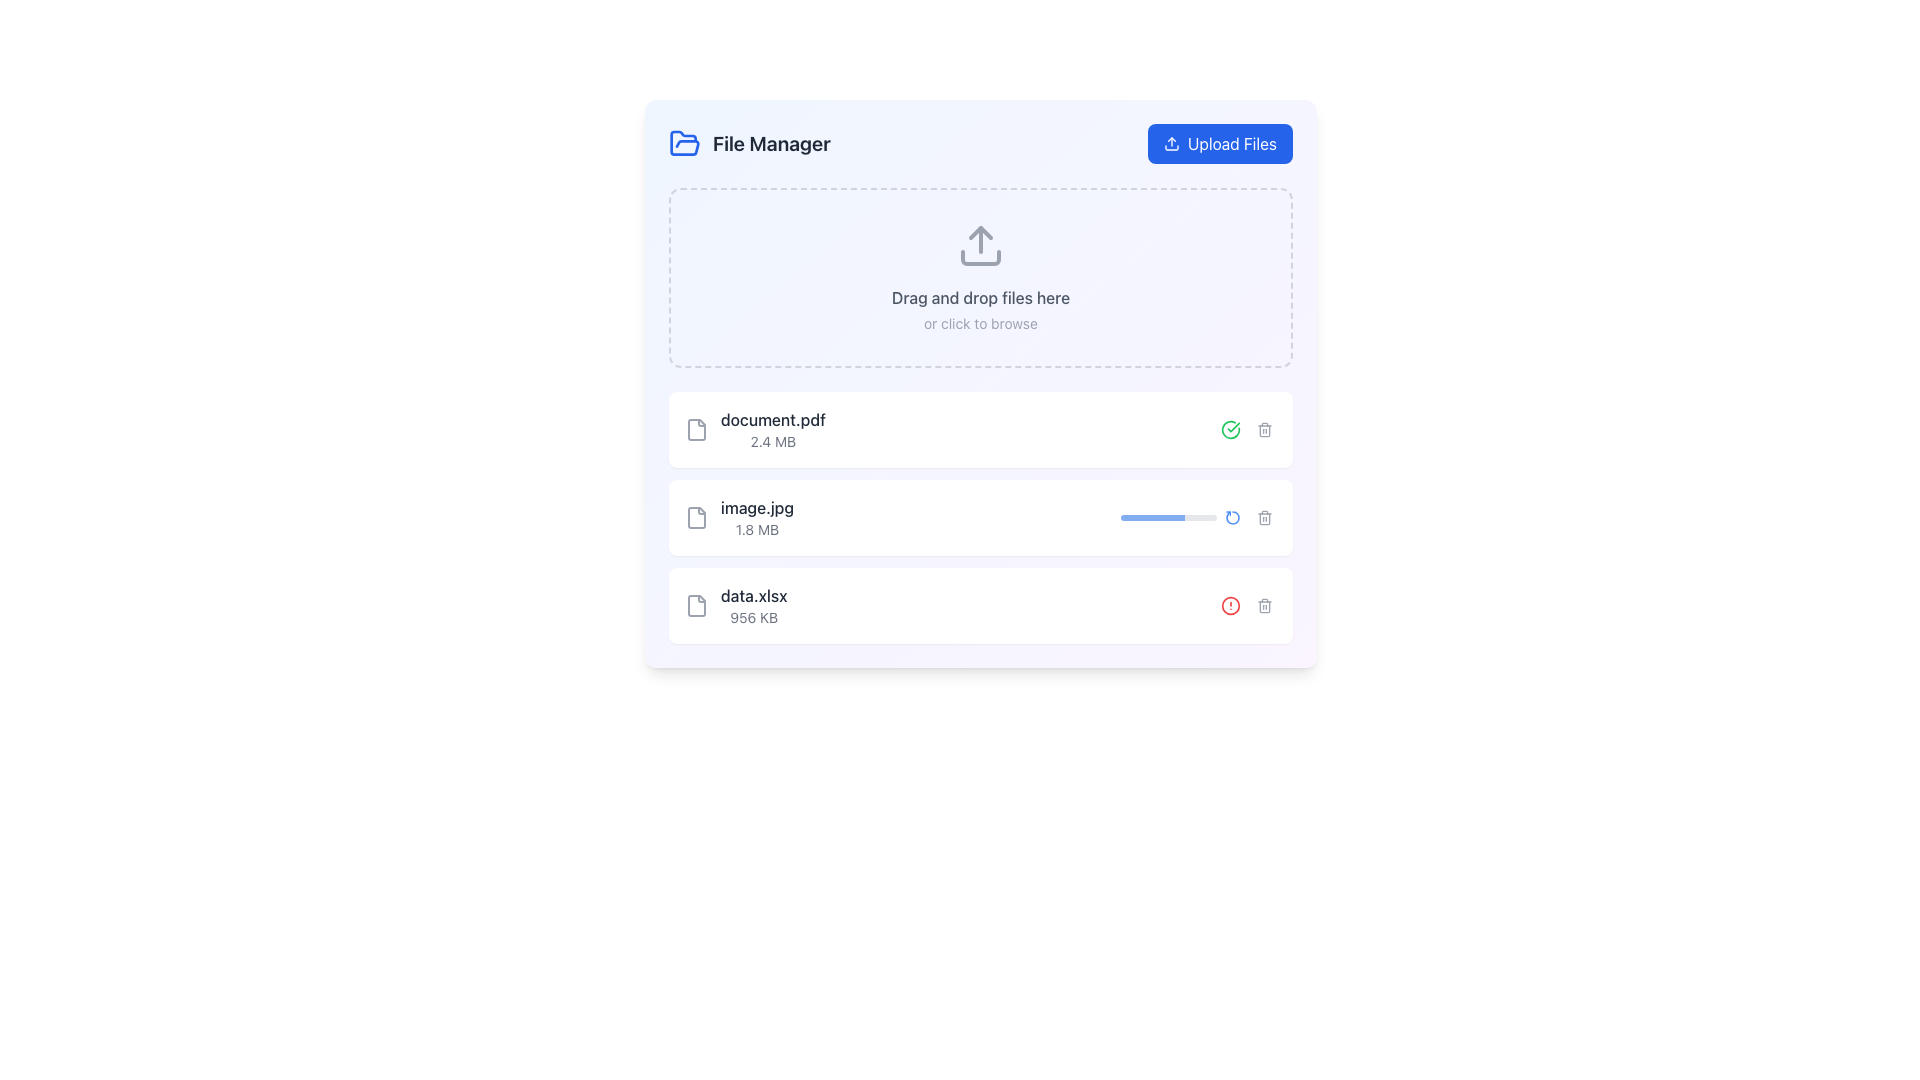  What do you see at coordinates (1264, 516) in the screenshot?
I see `the delete button located to the far right of a list item in the file management interface` at bounding box center [1264, 516].